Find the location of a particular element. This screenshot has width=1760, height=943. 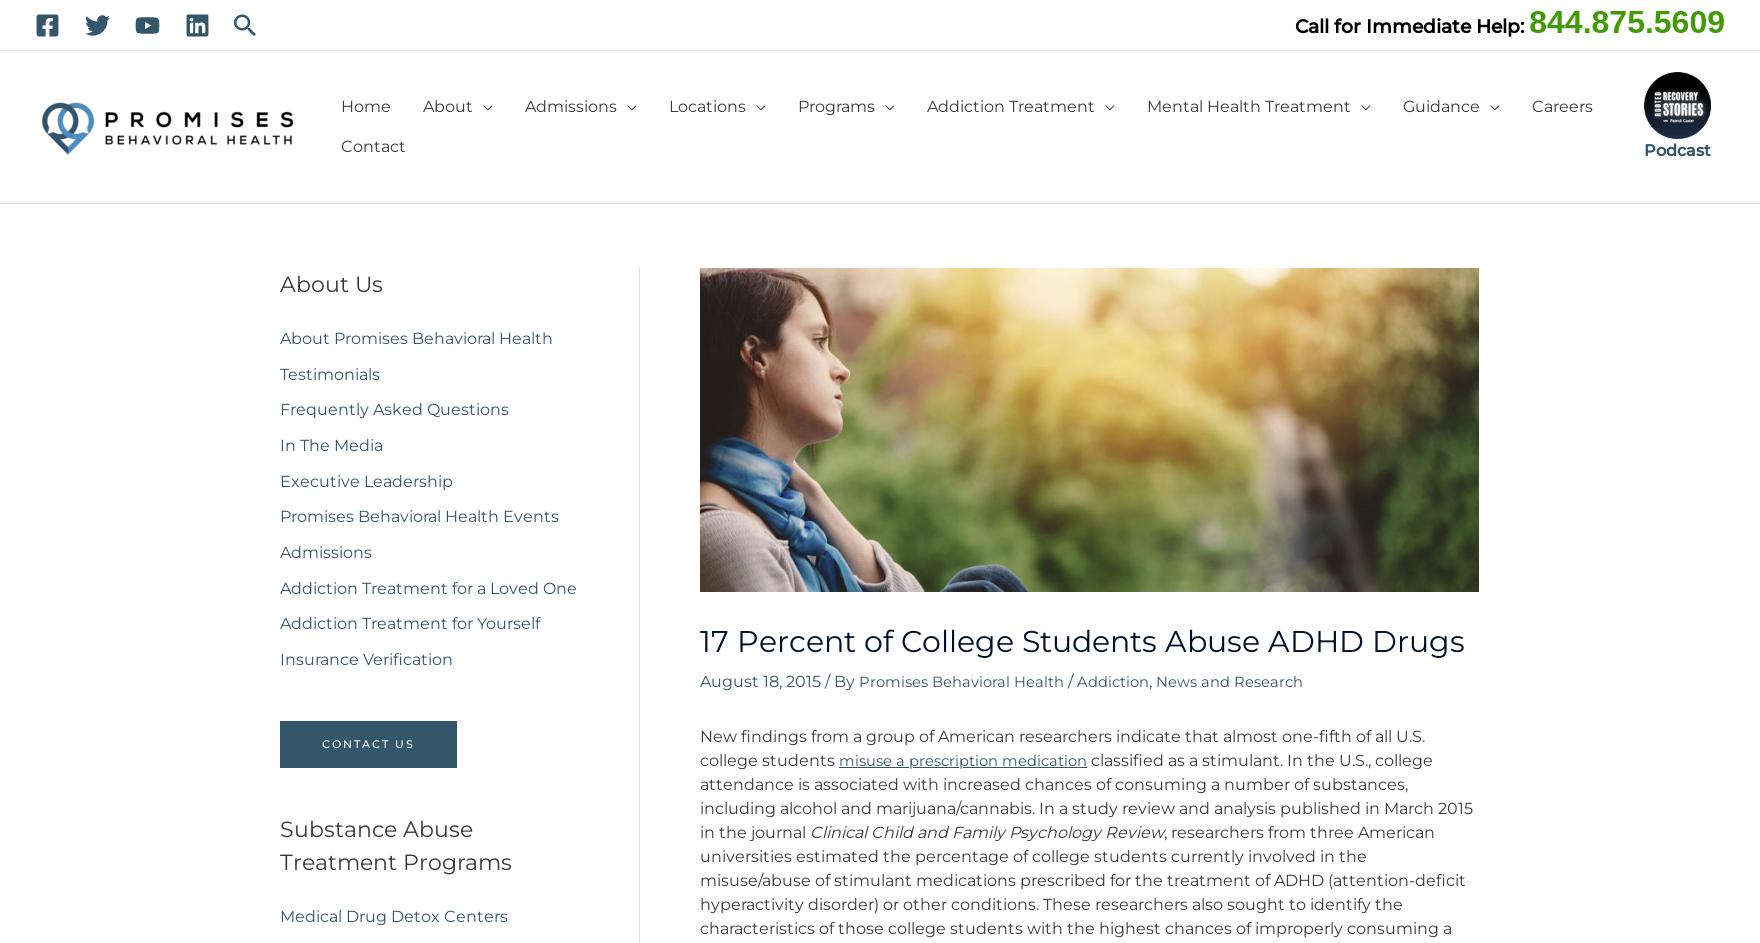

'Podcast' is located at coordinates (1676, 149).